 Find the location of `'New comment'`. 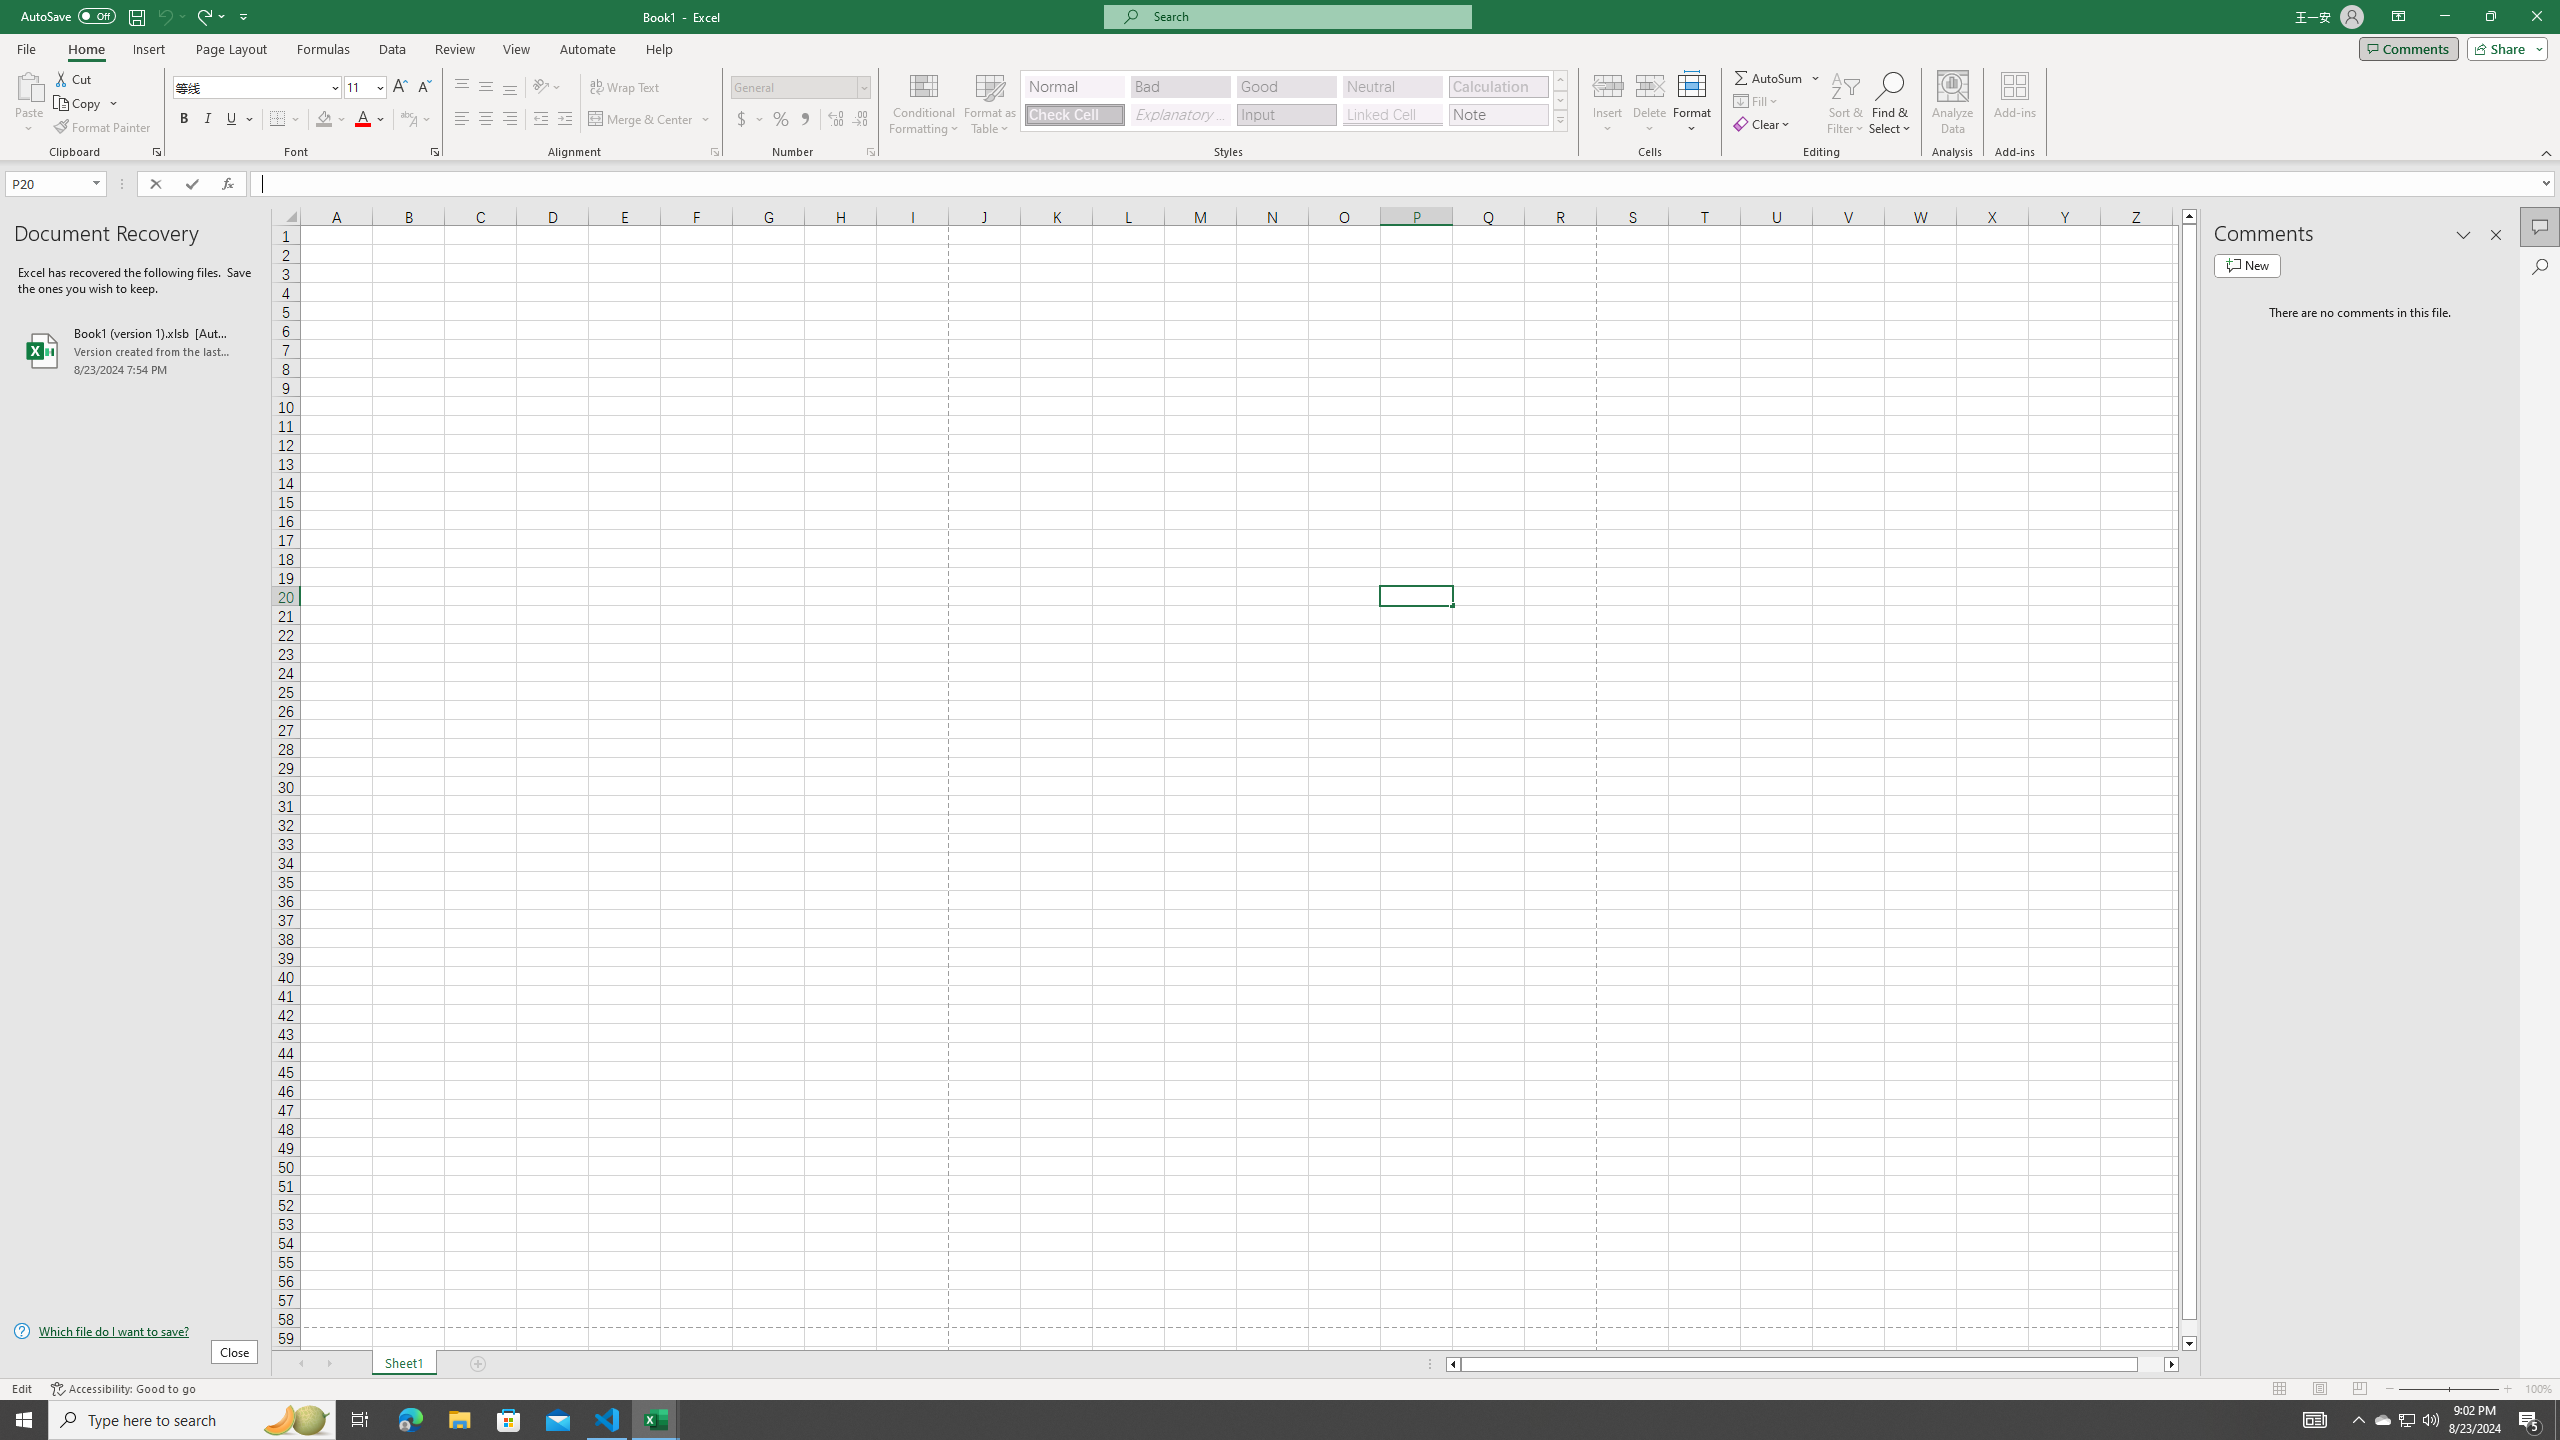

'New comment' is located at coordinates (2246, 264).